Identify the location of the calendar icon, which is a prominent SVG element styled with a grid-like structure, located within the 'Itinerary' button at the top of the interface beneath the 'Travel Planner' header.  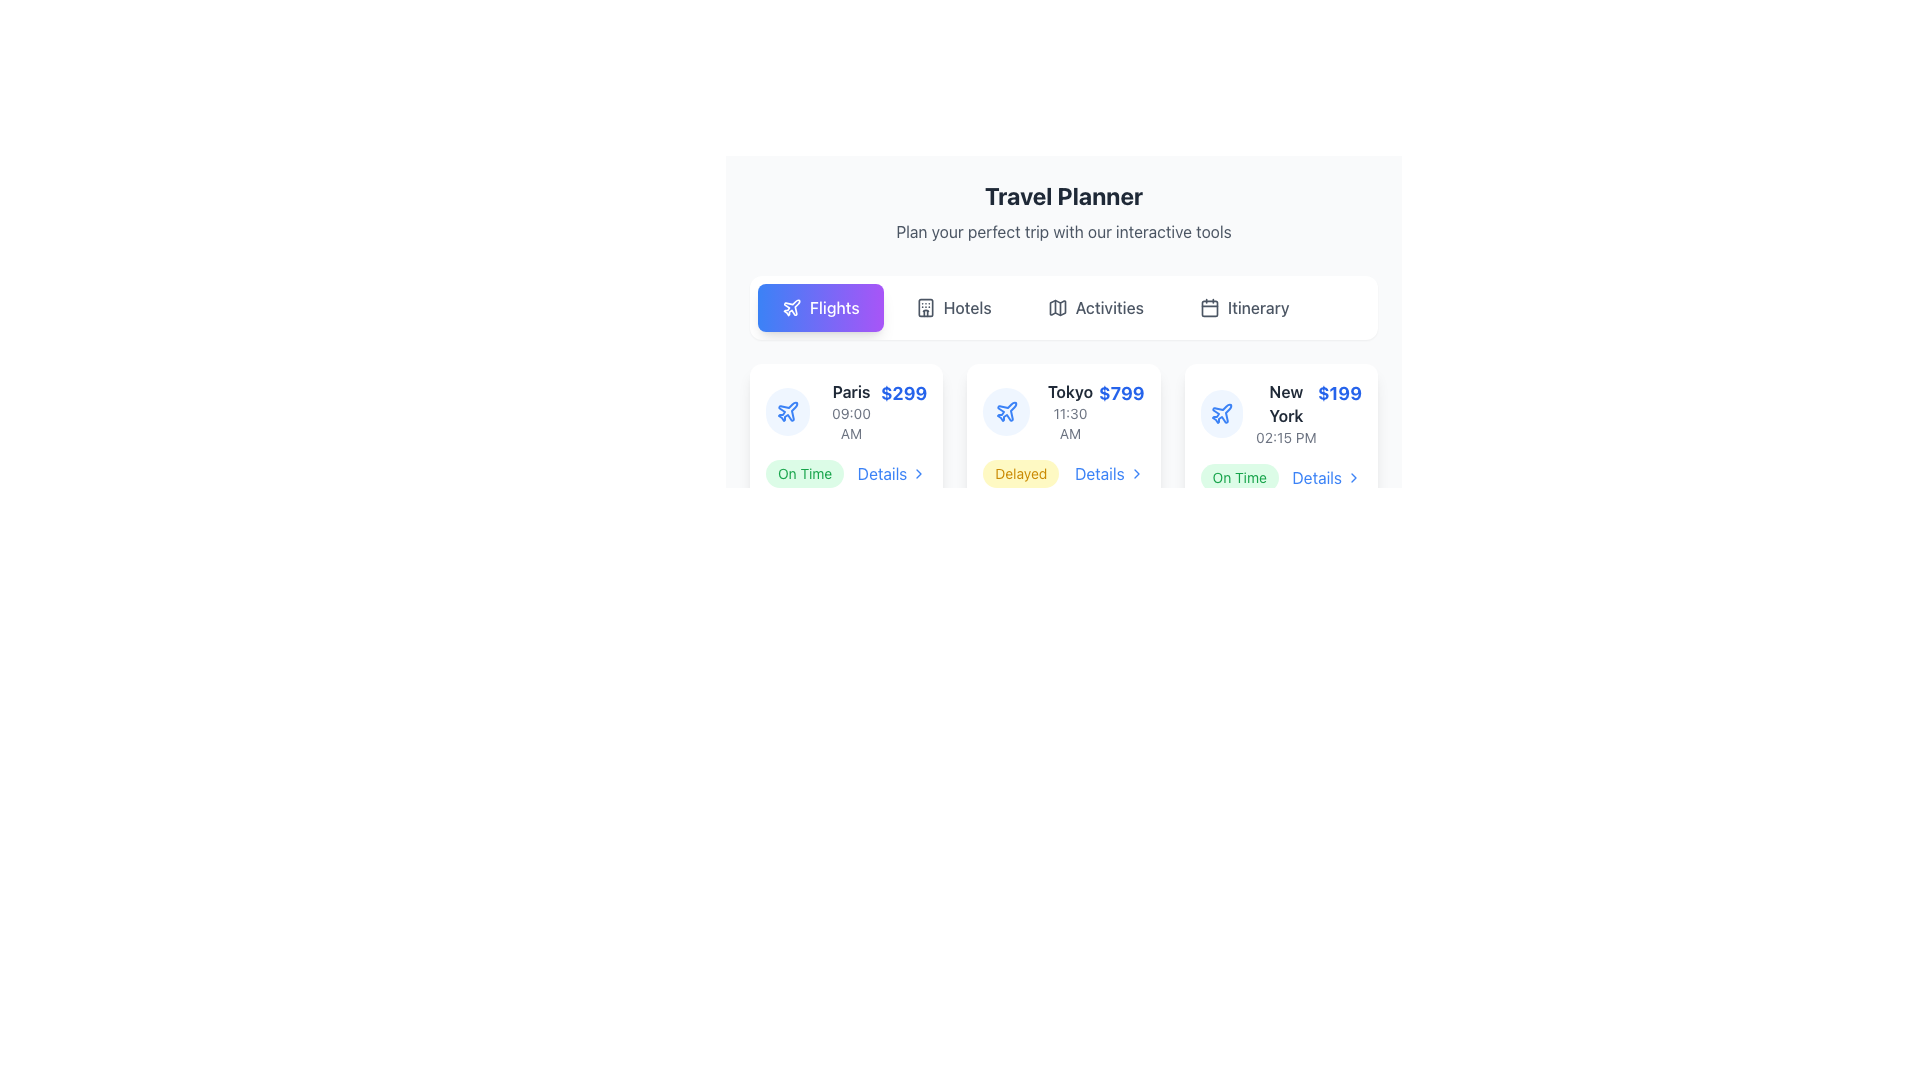
(1208, 308).